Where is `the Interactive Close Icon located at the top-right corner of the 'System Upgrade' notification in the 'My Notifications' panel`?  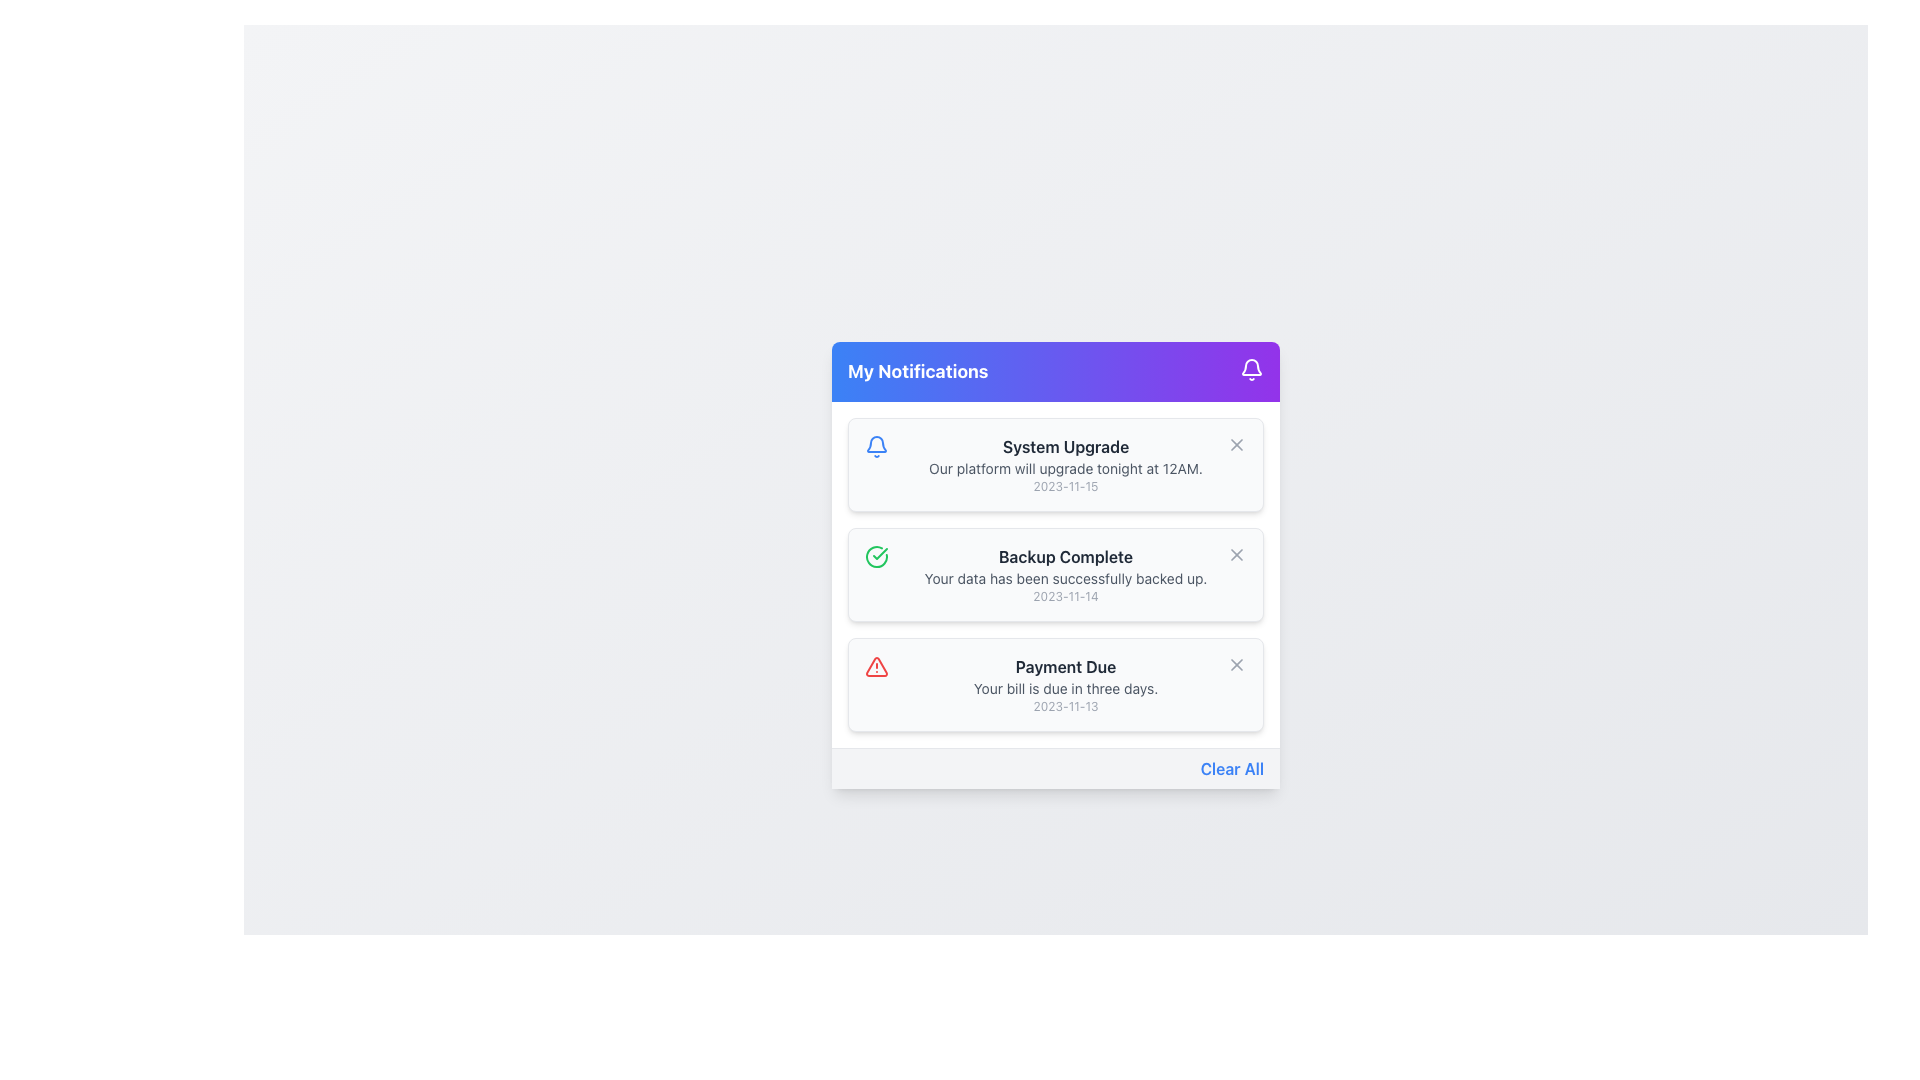 the Interactive Close Icon located at the top-right corner of the 'System Upgrade' notification in the 'My Notifications' panel is located at coordinates (1236, 442).